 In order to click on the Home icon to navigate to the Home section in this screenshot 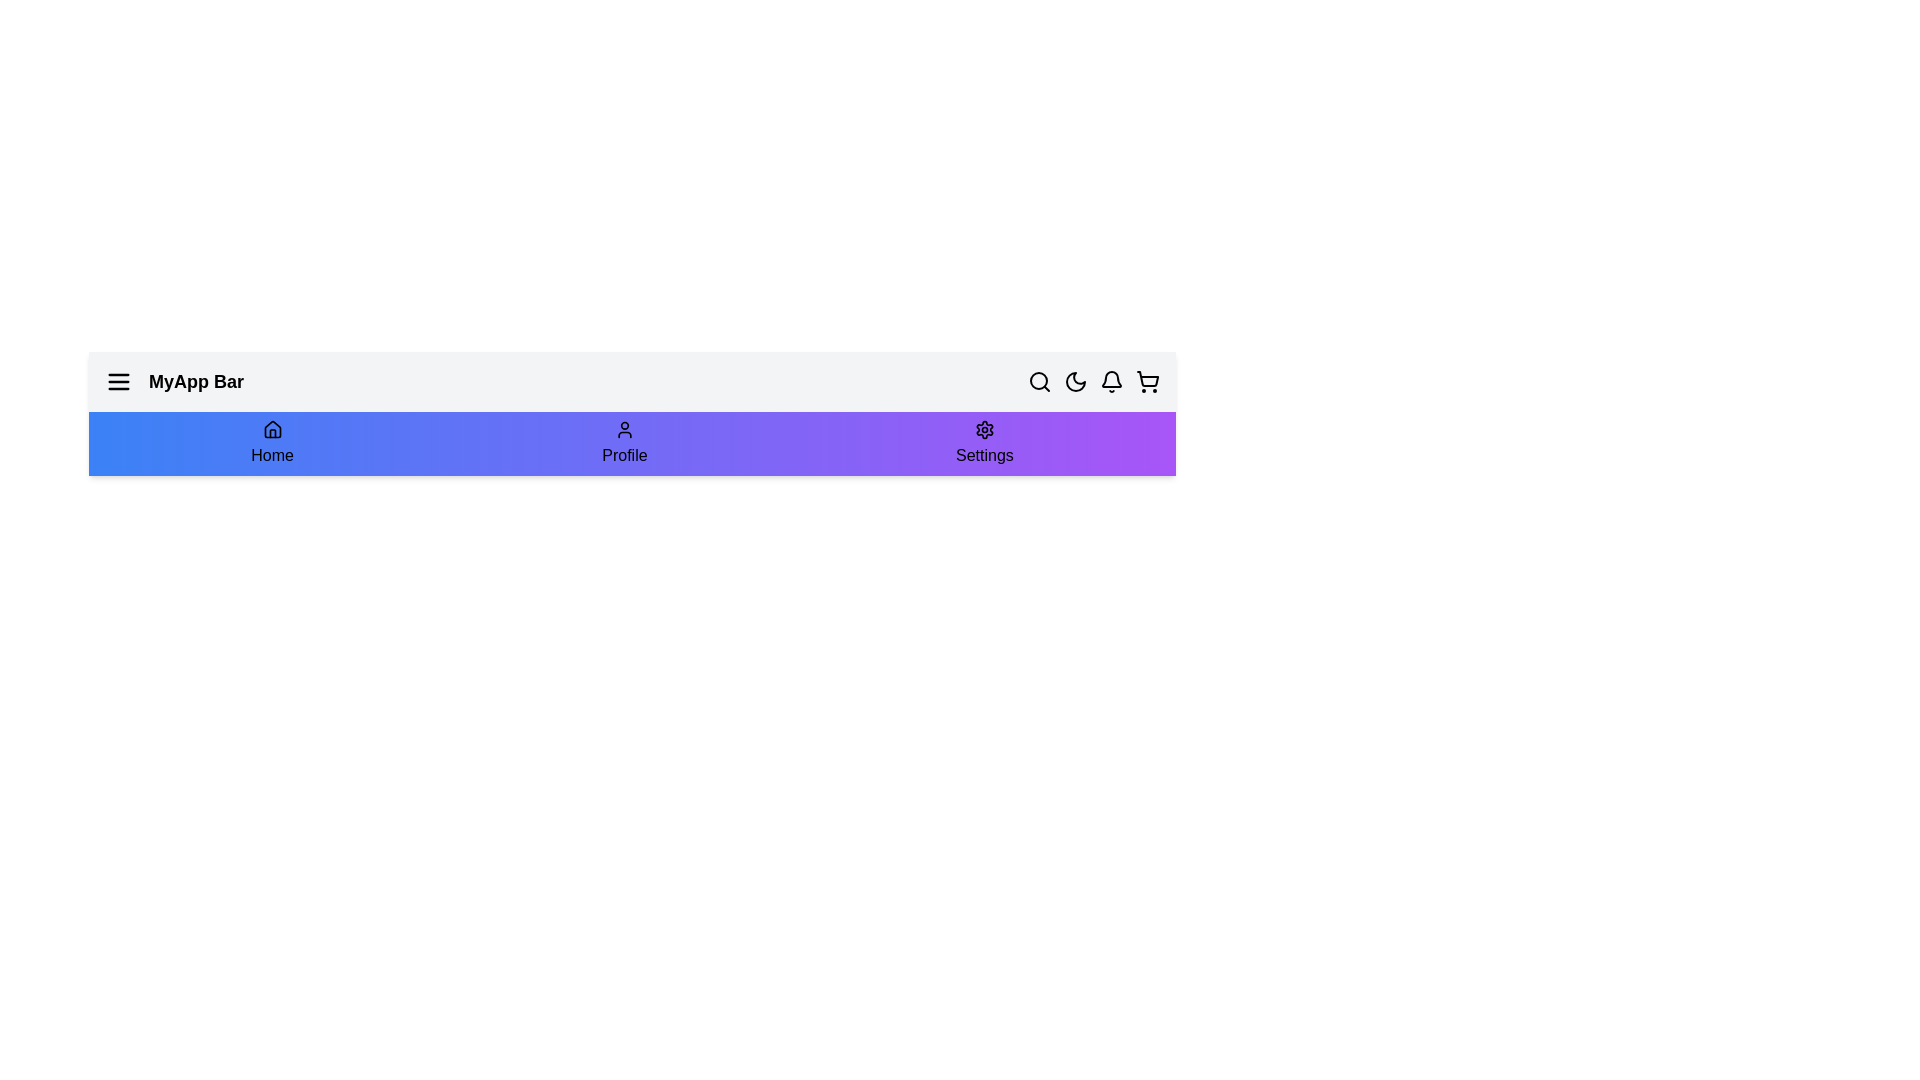, I will do `click(271, 428)`.